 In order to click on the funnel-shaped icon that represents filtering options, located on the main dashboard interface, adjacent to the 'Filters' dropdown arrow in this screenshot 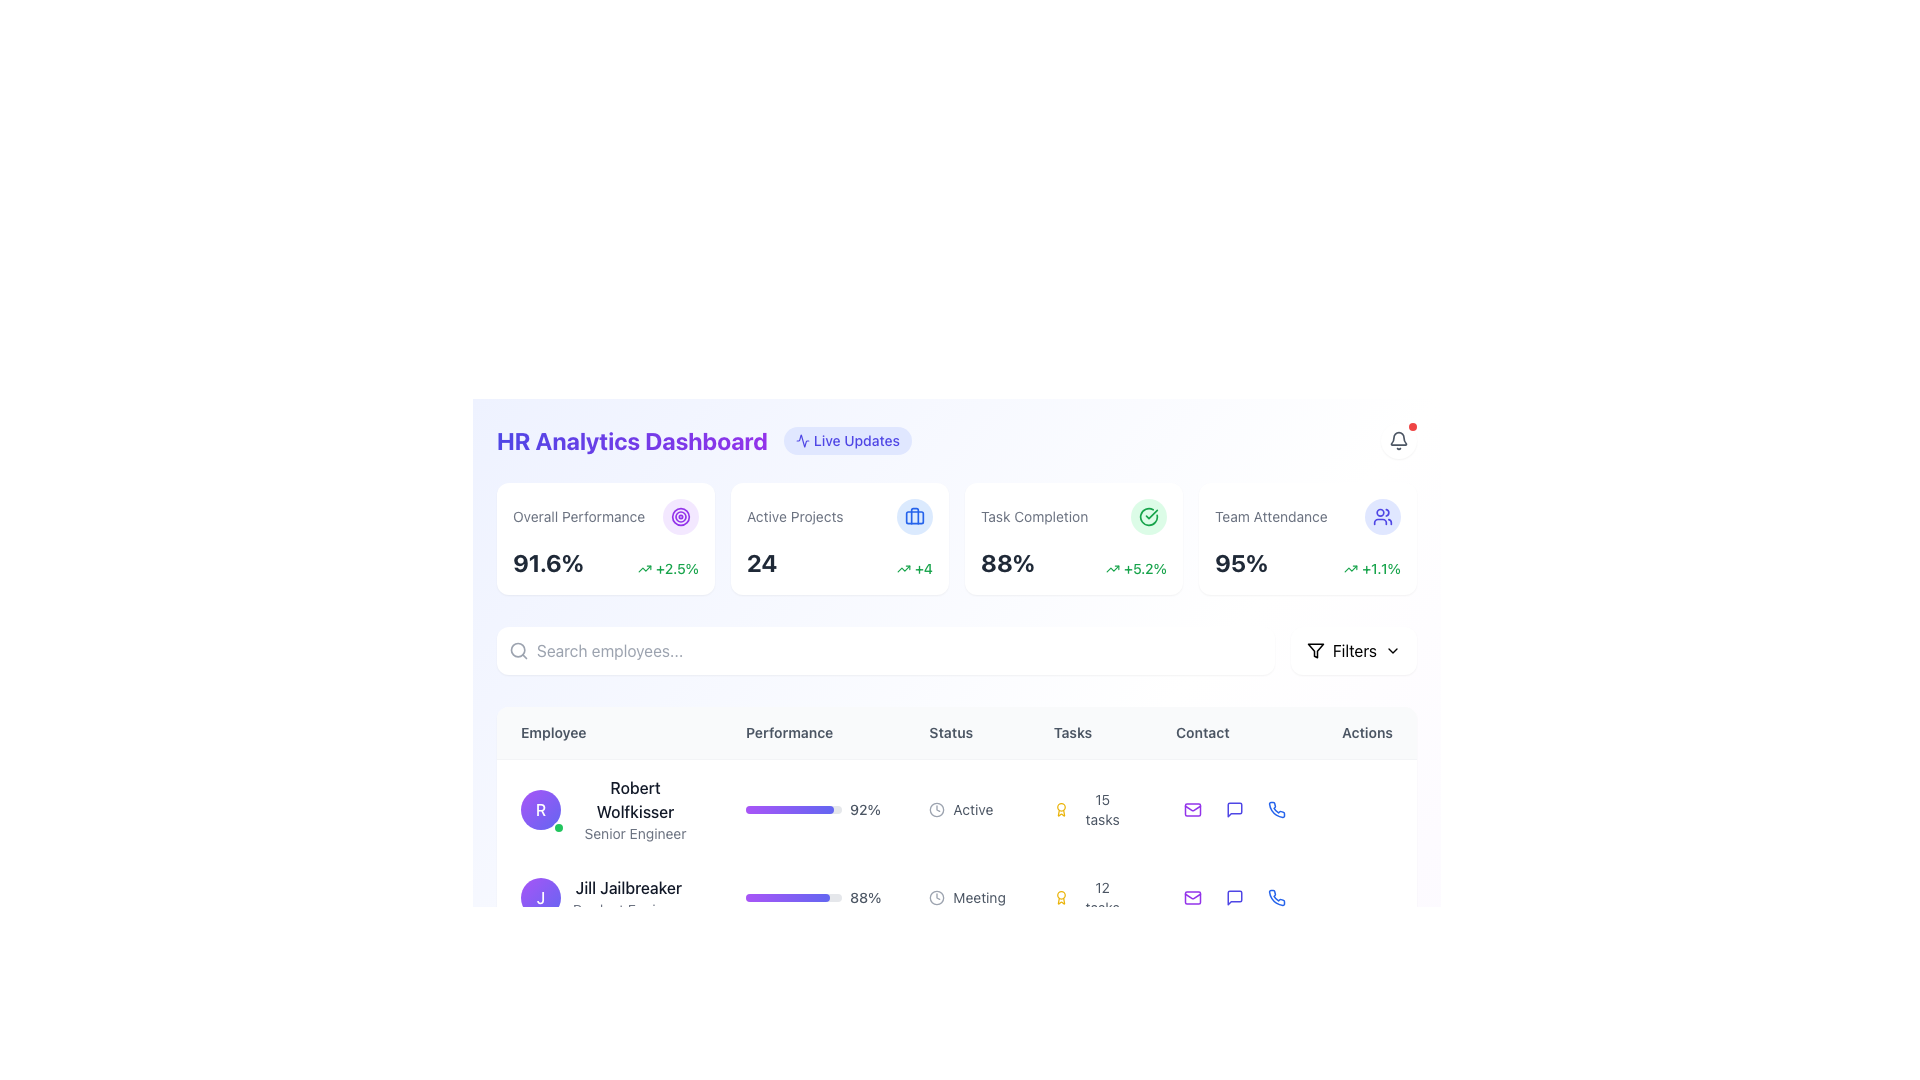, I will do `click(1315, 651)`.